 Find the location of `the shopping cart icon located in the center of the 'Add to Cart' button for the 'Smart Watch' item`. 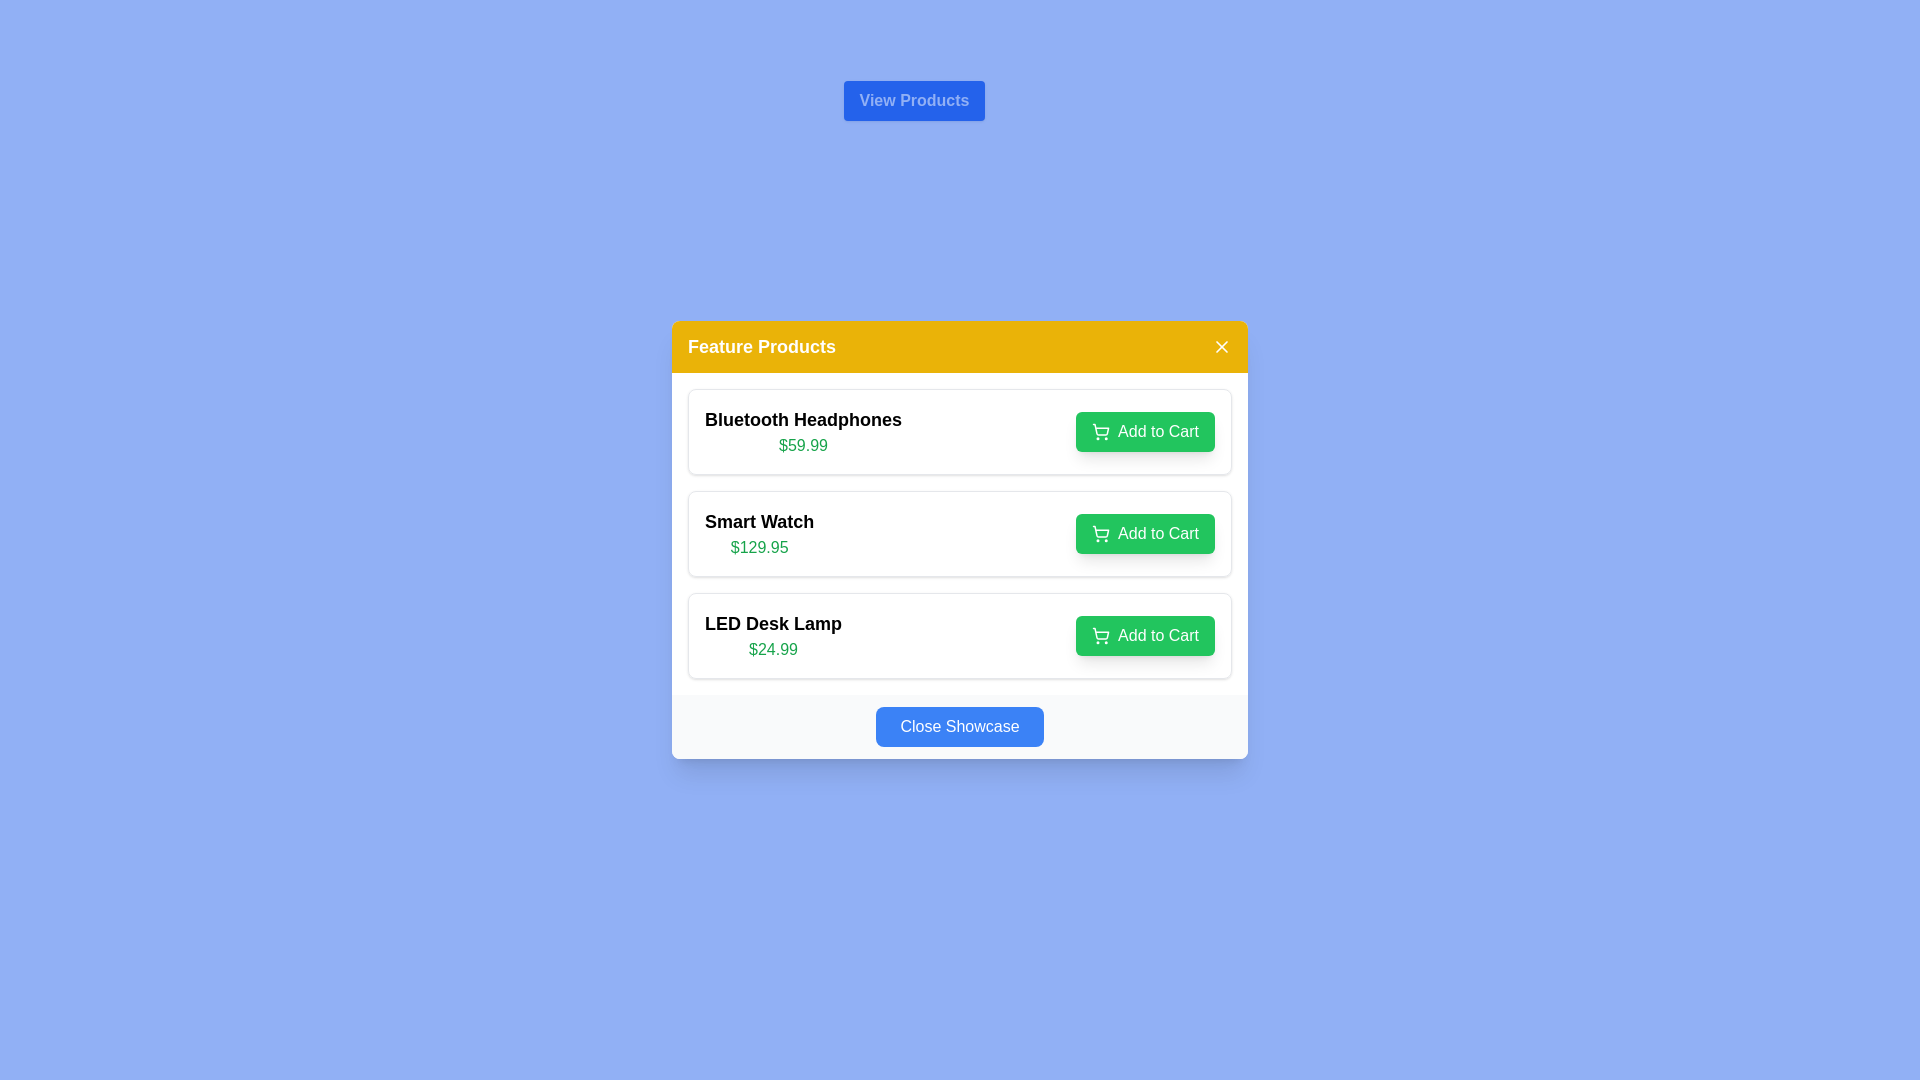

the shopping cart icon located in the center of the 'Add to Cart' button for the 'Smart Watch' item is located at coordinates (1100, 532).